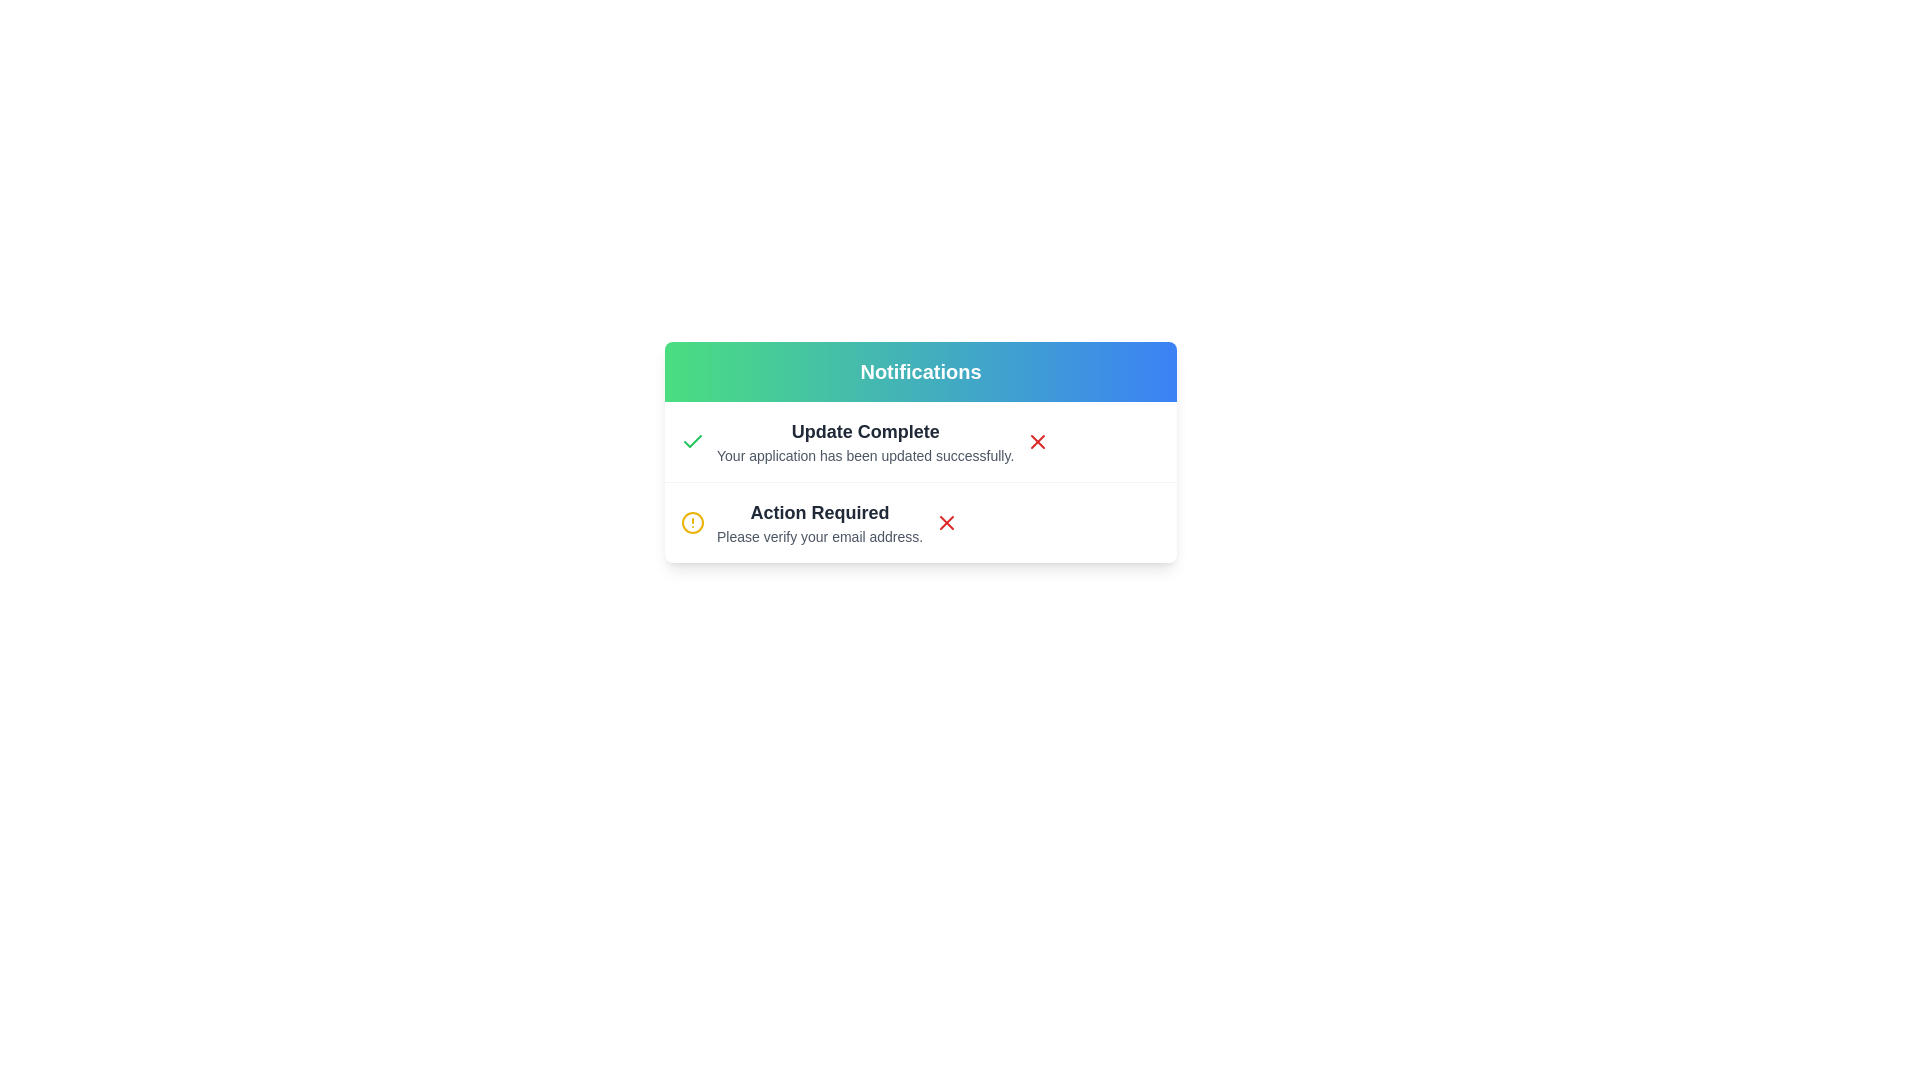 The height and width of the screenshot is (1080, 1920). Describe the element at coordinates (920, 441) in the screenshot. I see `success message displayed in the first notification of the notification card, which indicates that the application has been updated successfully` at that location.